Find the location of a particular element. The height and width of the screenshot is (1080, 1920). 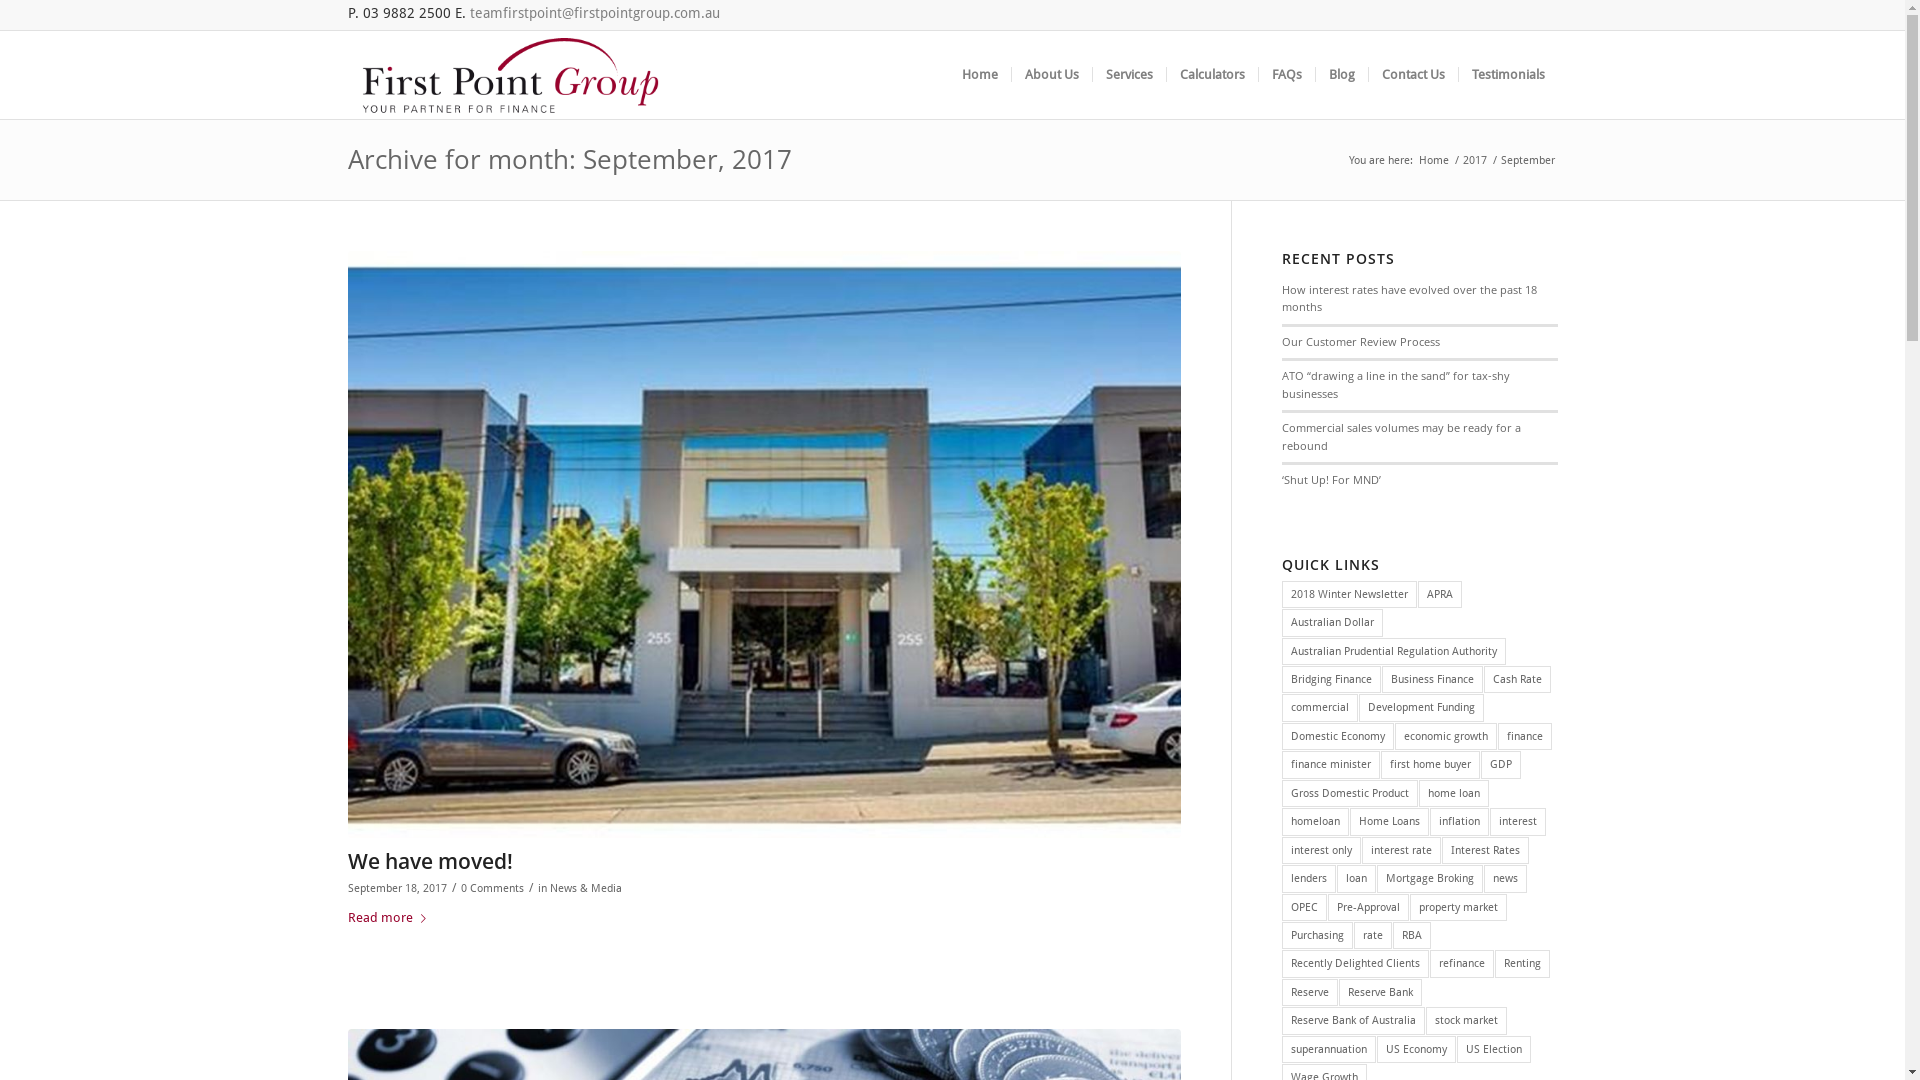

'homeloan' is located at coordinates (1315, 821).